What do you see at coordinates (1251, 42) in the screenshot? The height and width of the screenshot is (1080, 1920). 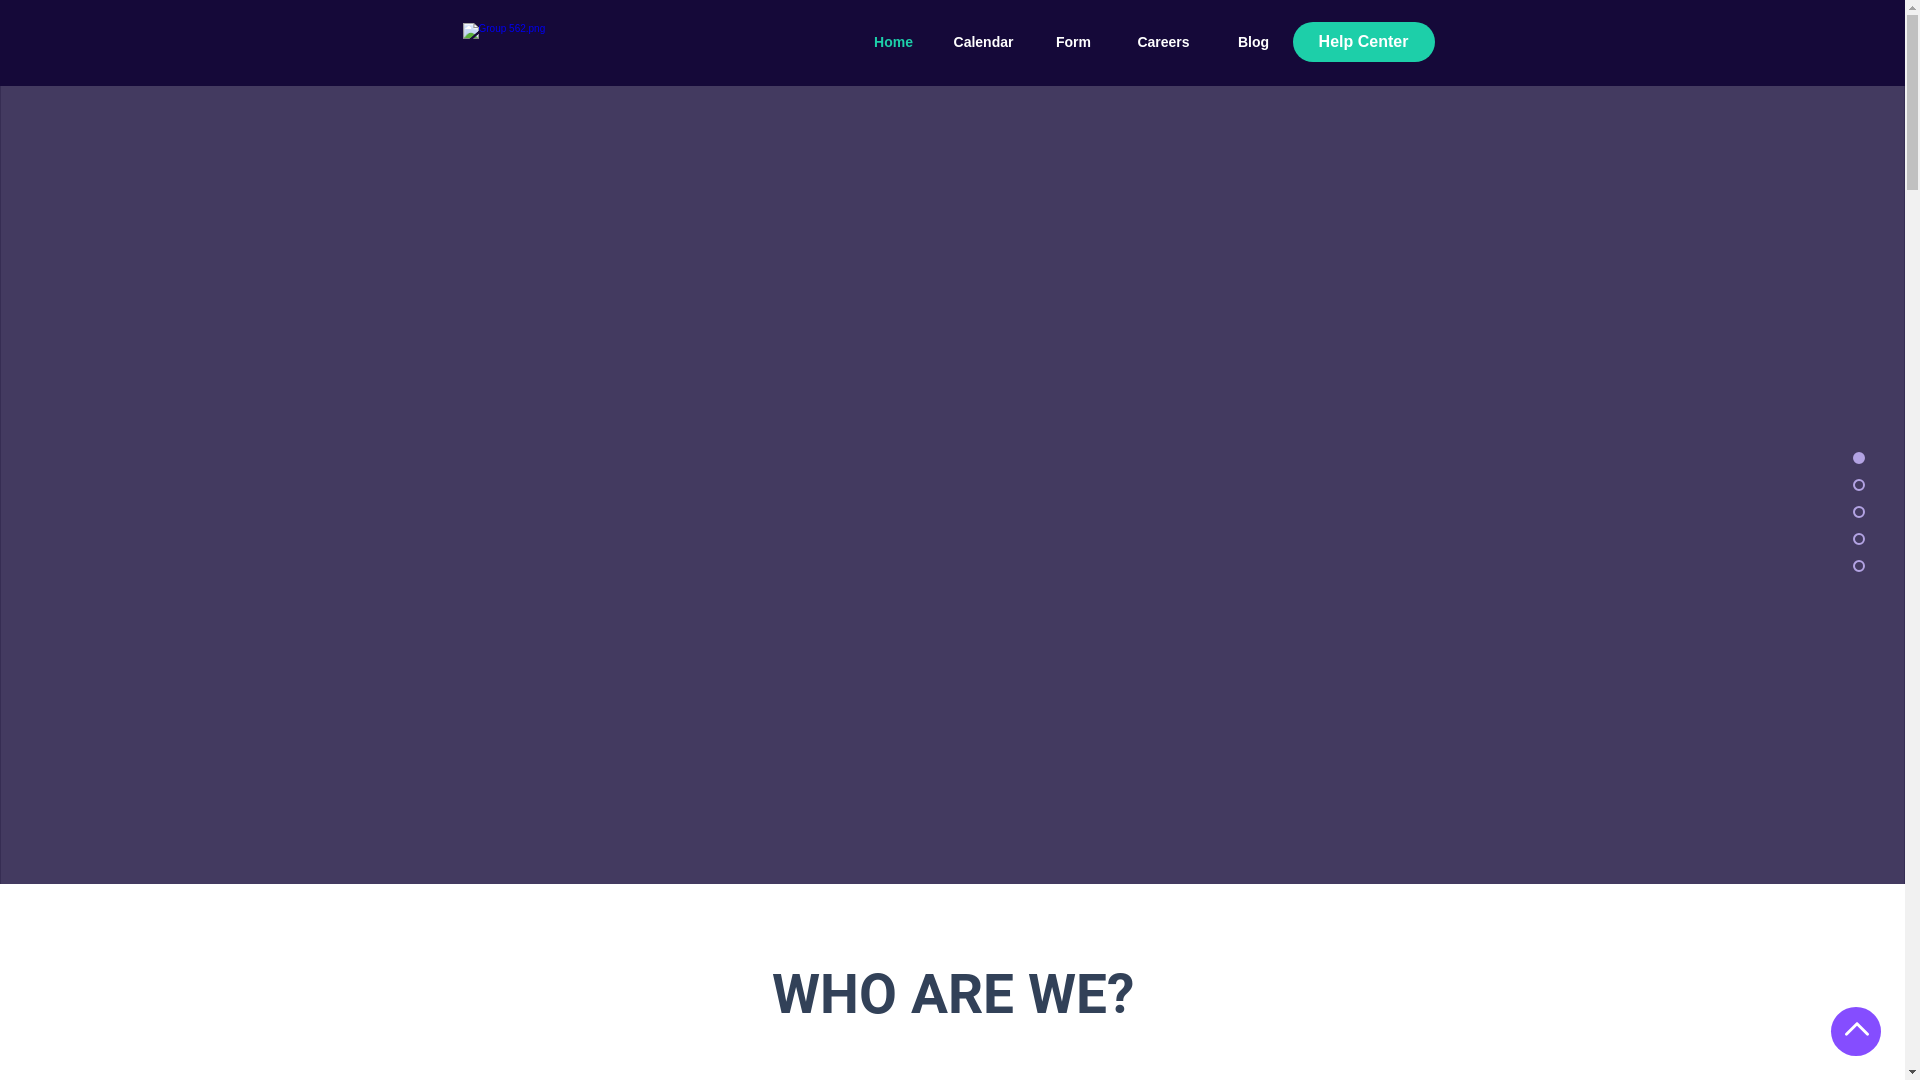 I see `'Blog'` at bounding box center [1251, 42].